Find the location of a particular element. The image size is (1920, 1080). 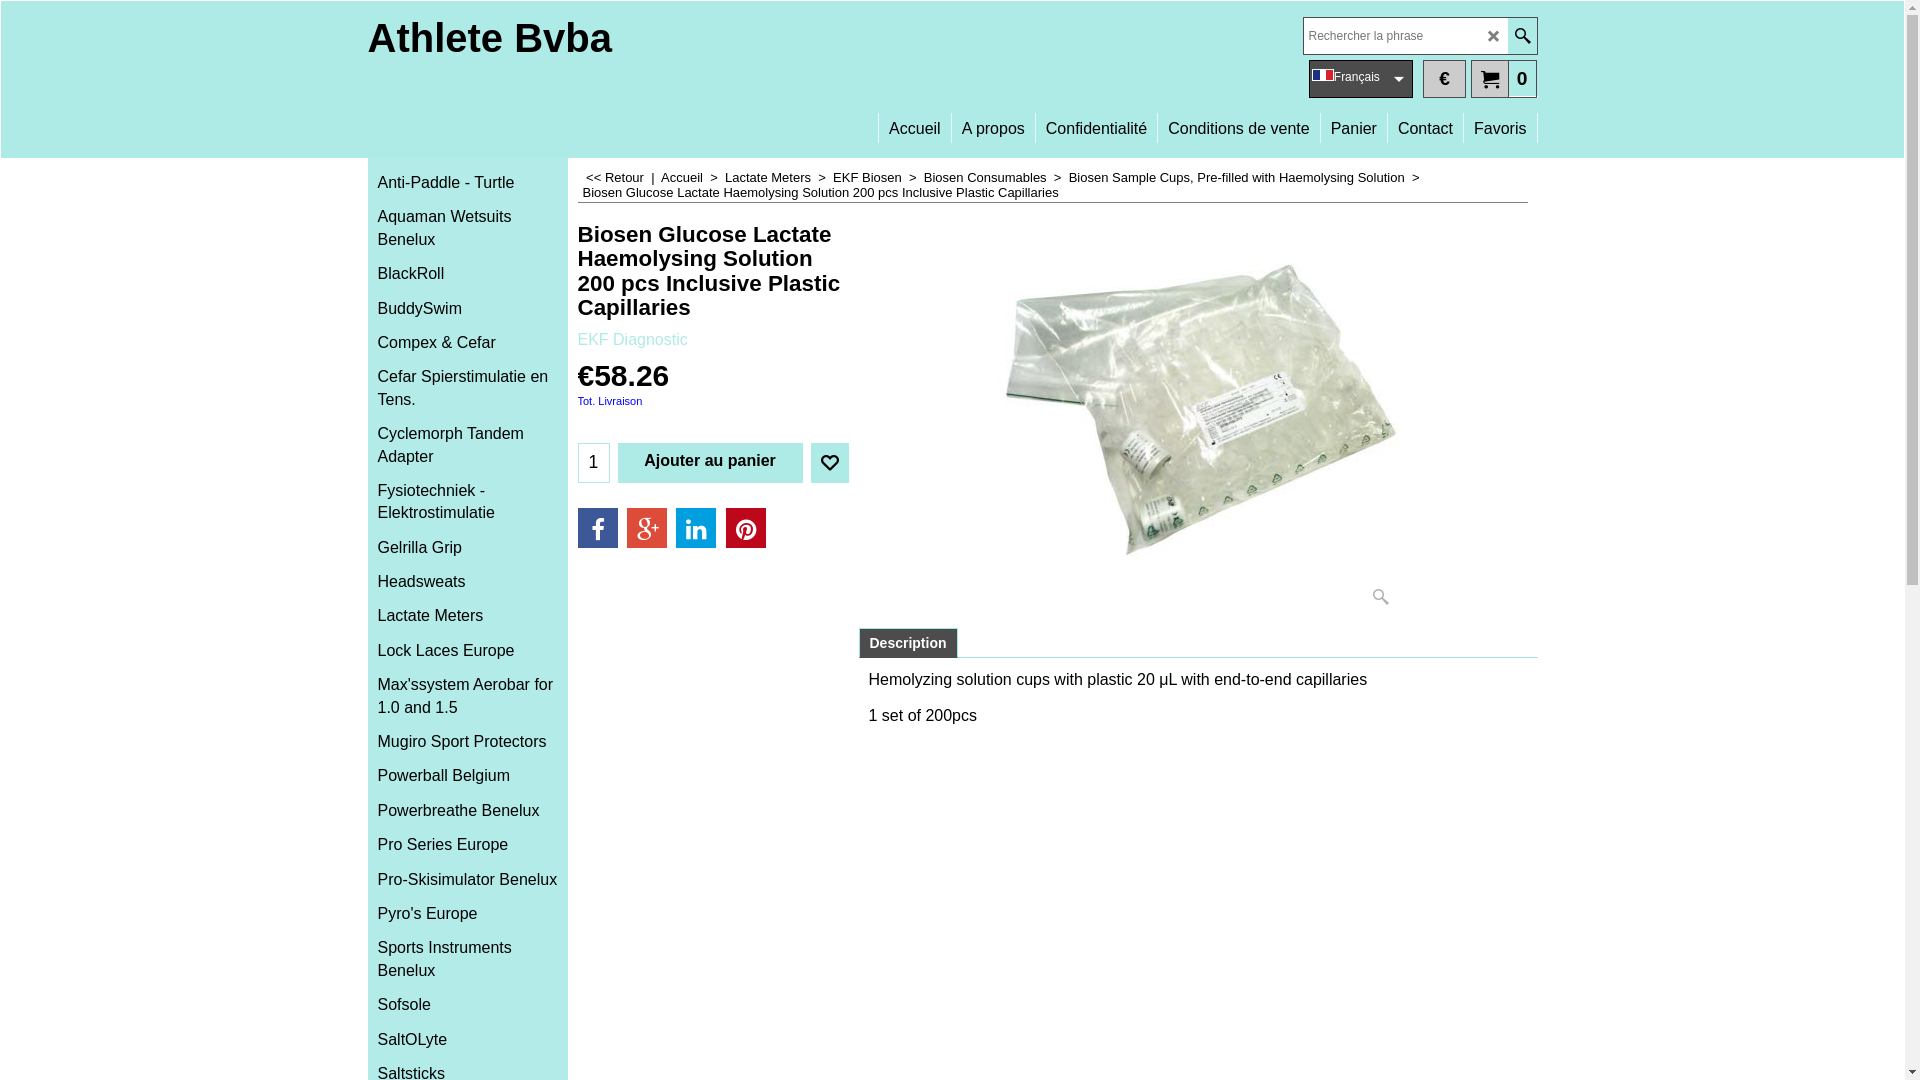

'Fysiotechniek - Elektrostimulatie' is located at coordinates (467, 501).